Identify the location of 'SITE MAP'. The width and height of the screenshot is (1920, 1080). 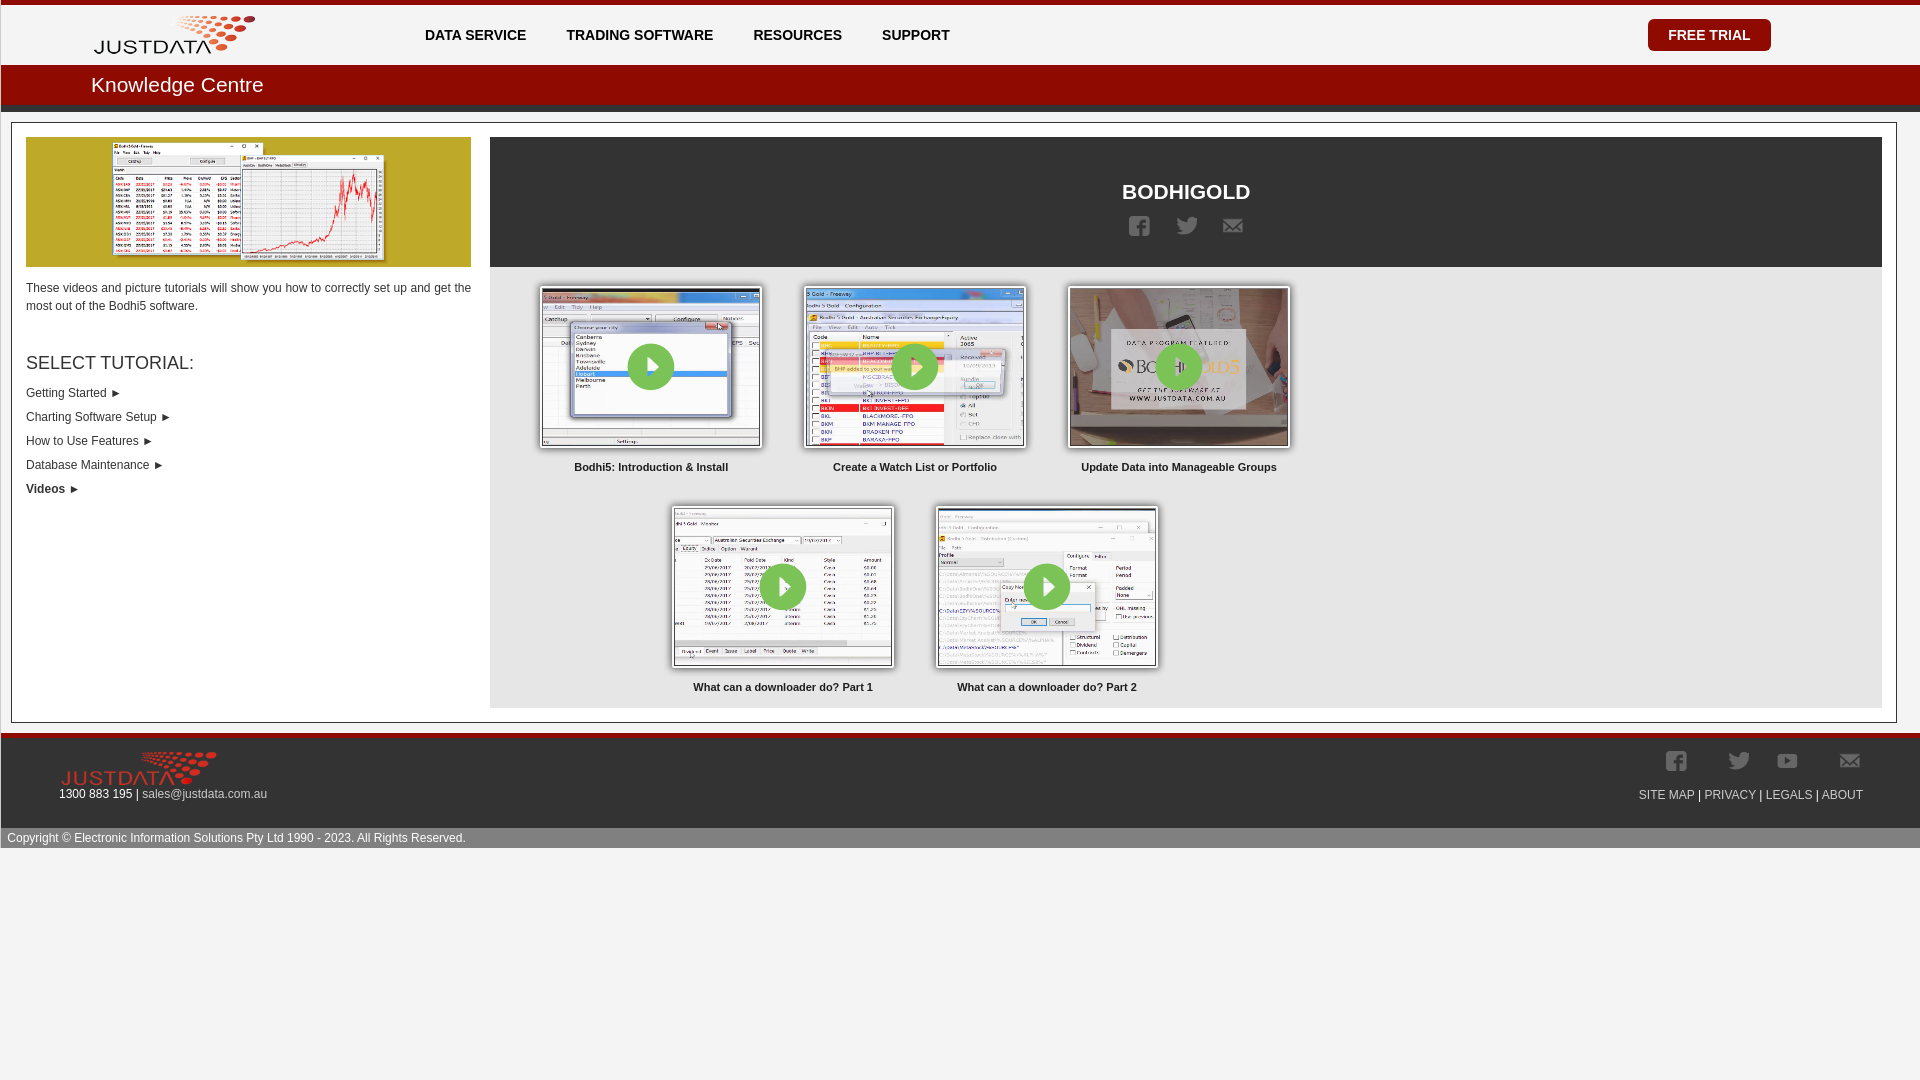
(1666, 793).